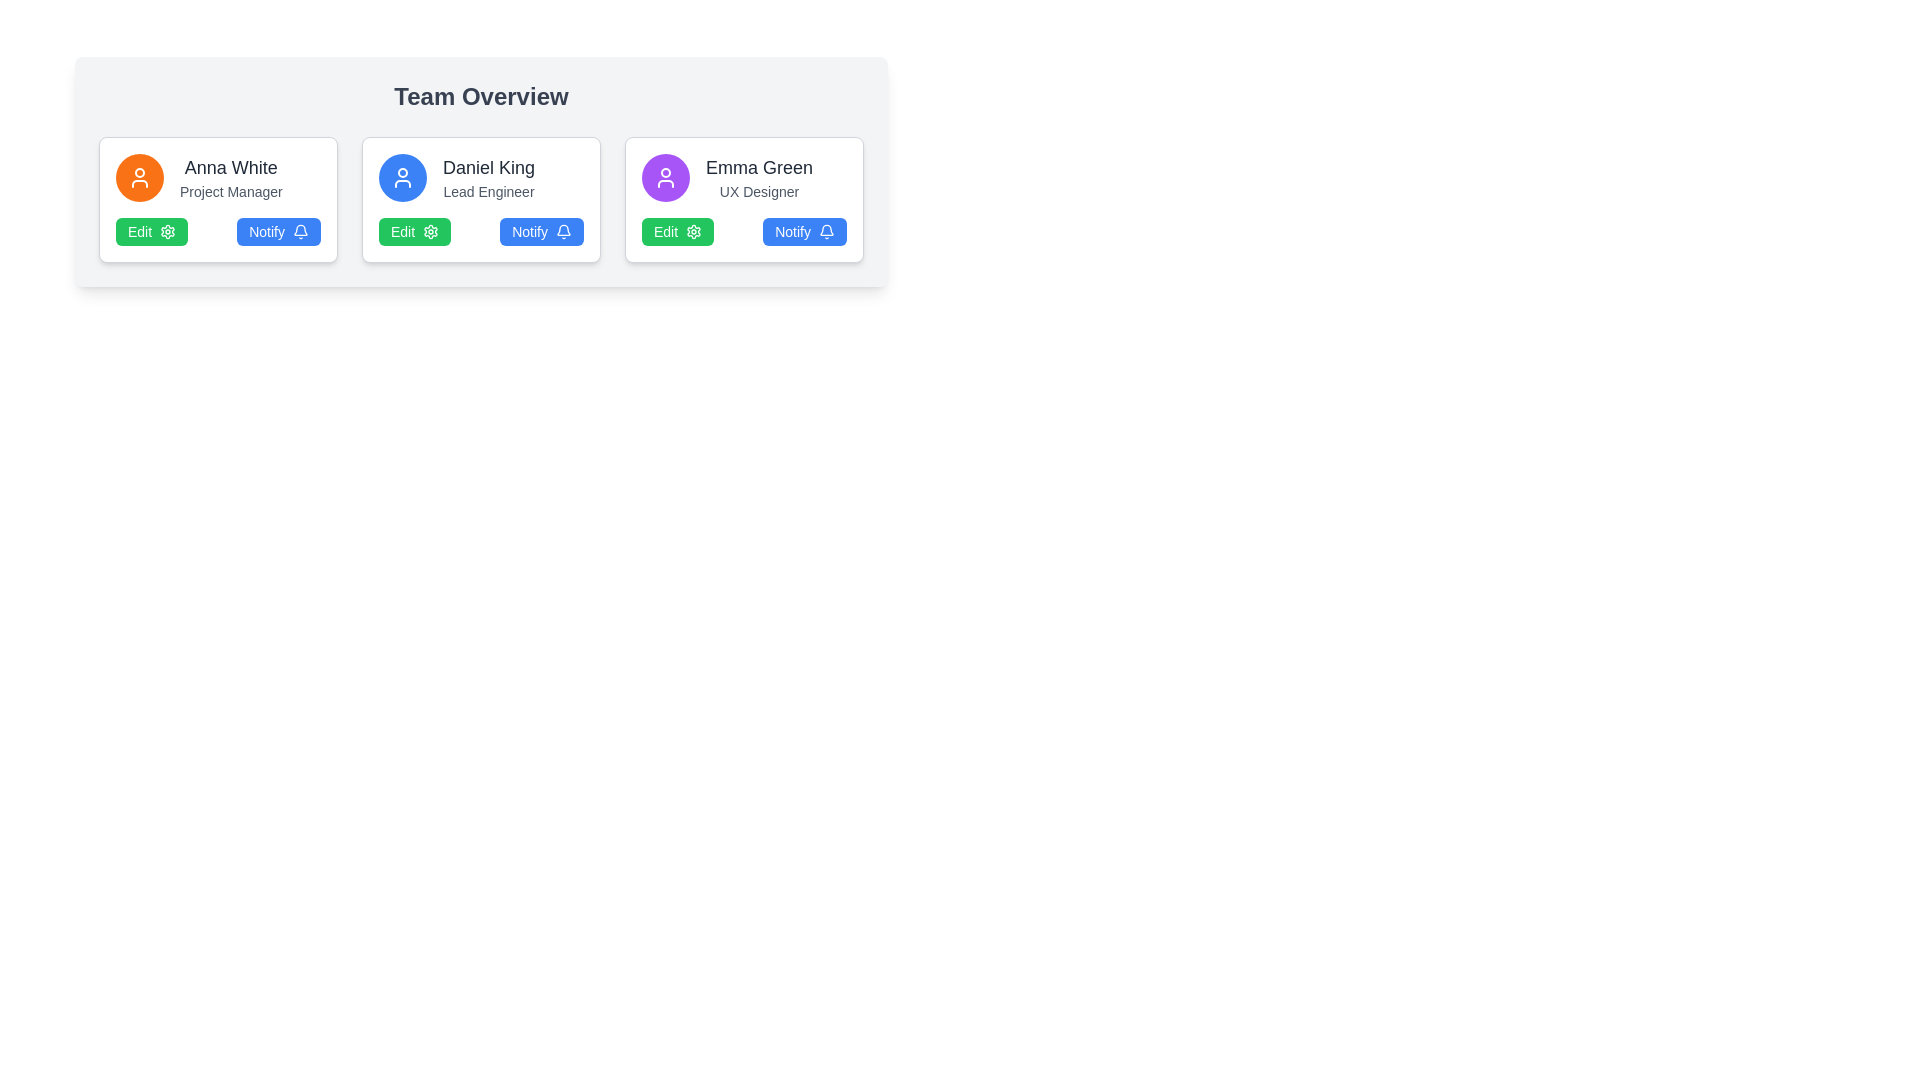 The width and height of the screenshot is (1920, 1080). I want to click on the interactive button collection for 'Emma Green', so click(743, 230).